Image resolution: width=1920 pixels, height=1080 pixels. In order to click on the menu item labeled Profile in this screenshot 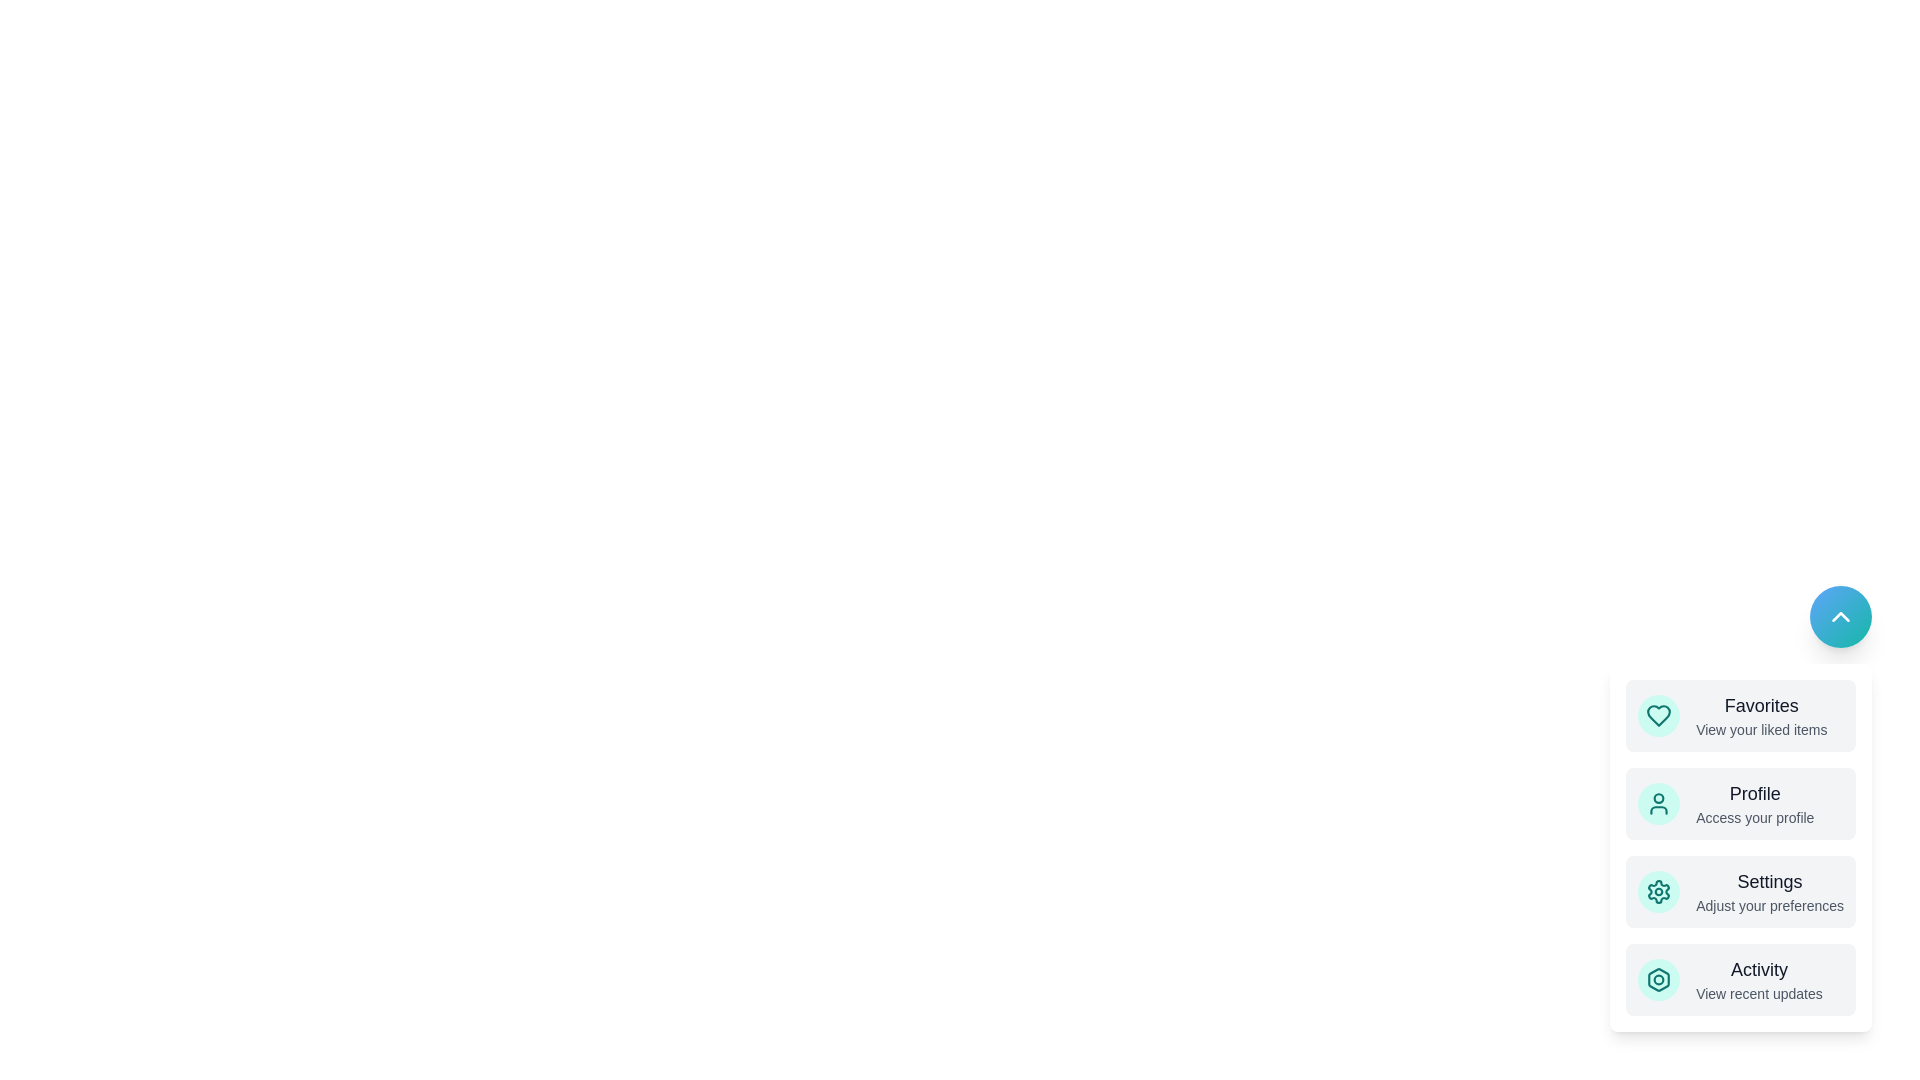, I will do `click(1740, 802)`.